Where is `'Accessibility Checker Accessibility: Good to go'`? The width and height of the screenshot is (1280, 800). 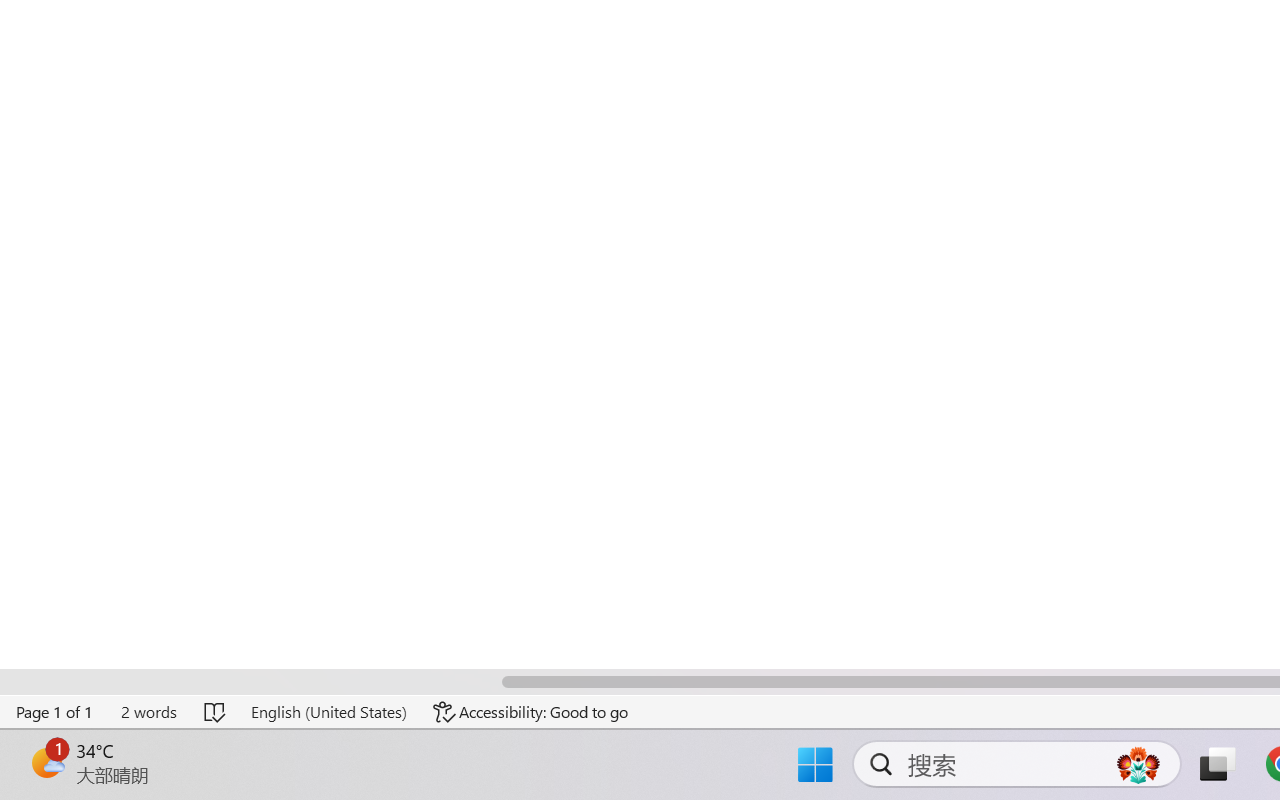
'Accessibility Checker Accessibility: Good to go' is located at coordinates (531, 711).